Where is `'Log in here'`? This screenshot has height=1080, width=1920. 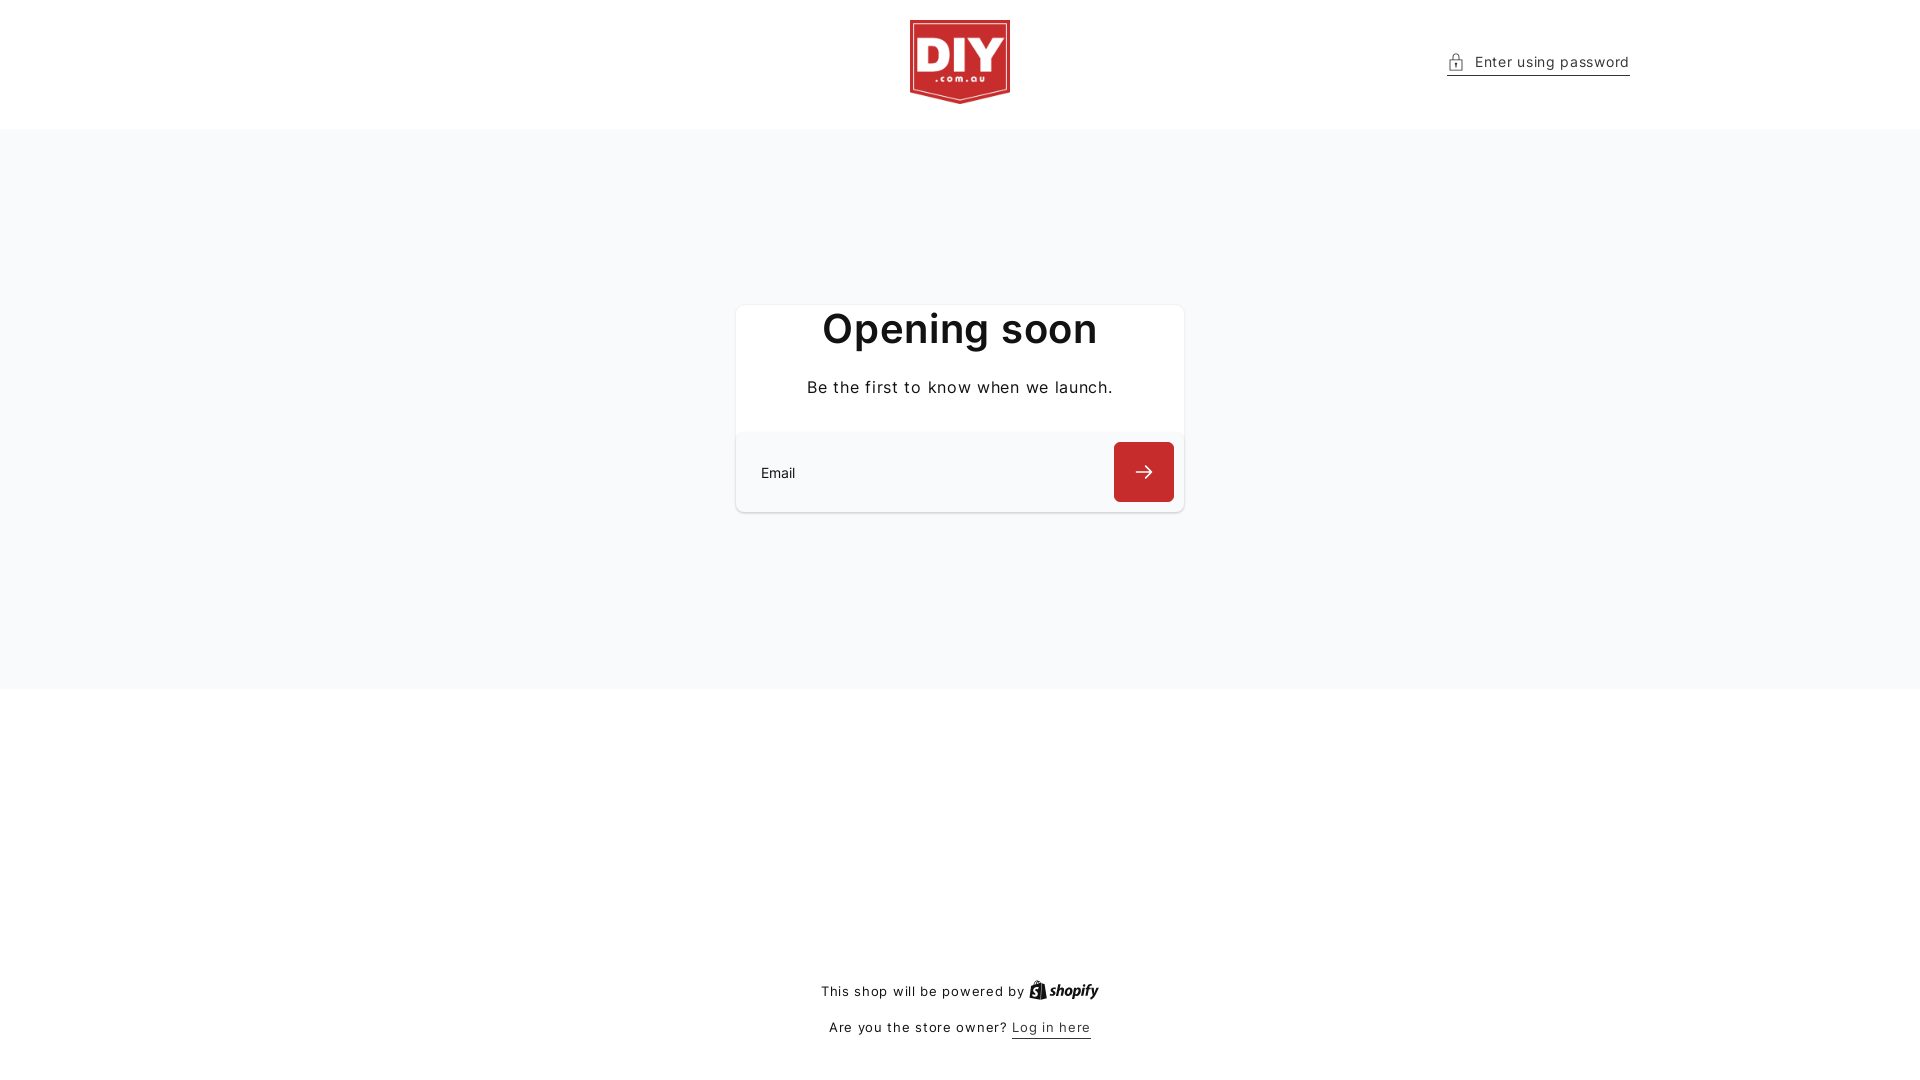 'Log in here' is located at coordinates (1012, 1028).